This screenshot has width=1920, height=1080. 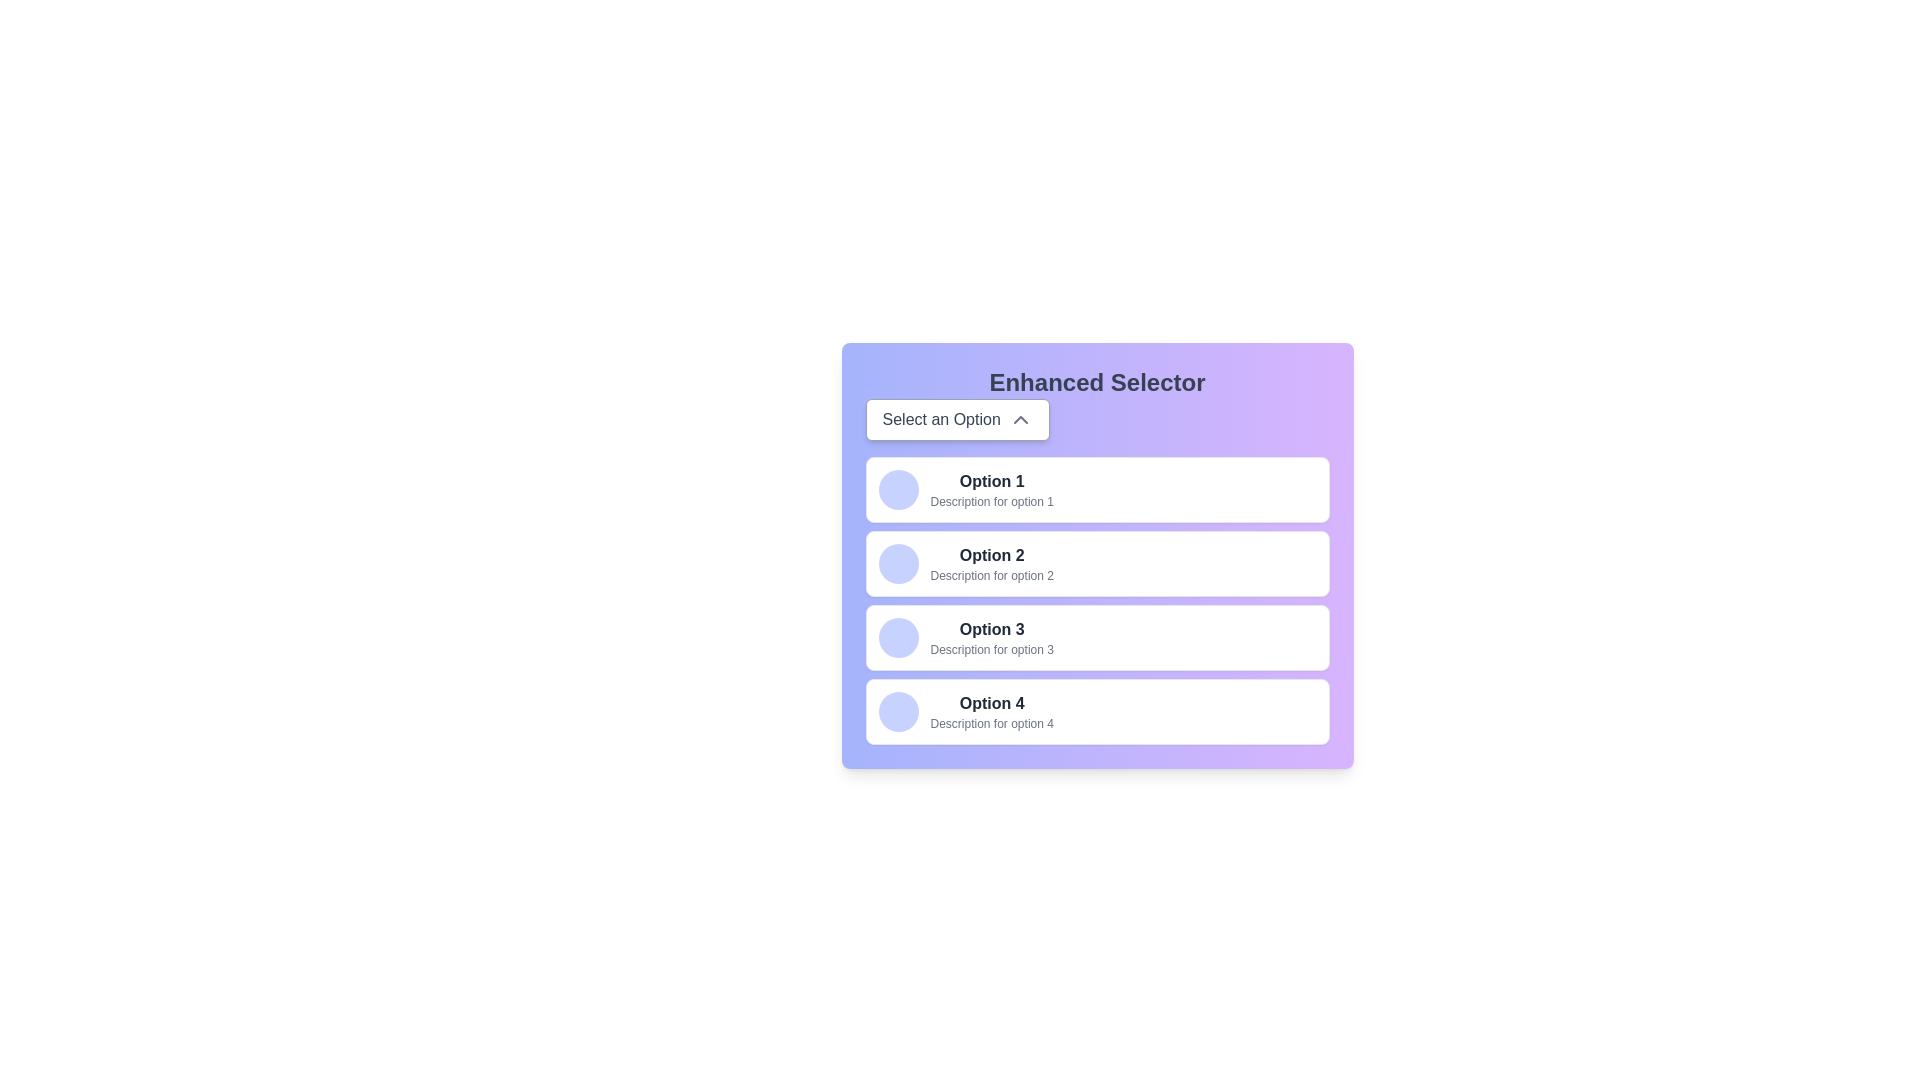 I want to click on a row in the centrally located list of selectable items within the 'Enhanced Selector' interface, so click(x=1096, y=600).